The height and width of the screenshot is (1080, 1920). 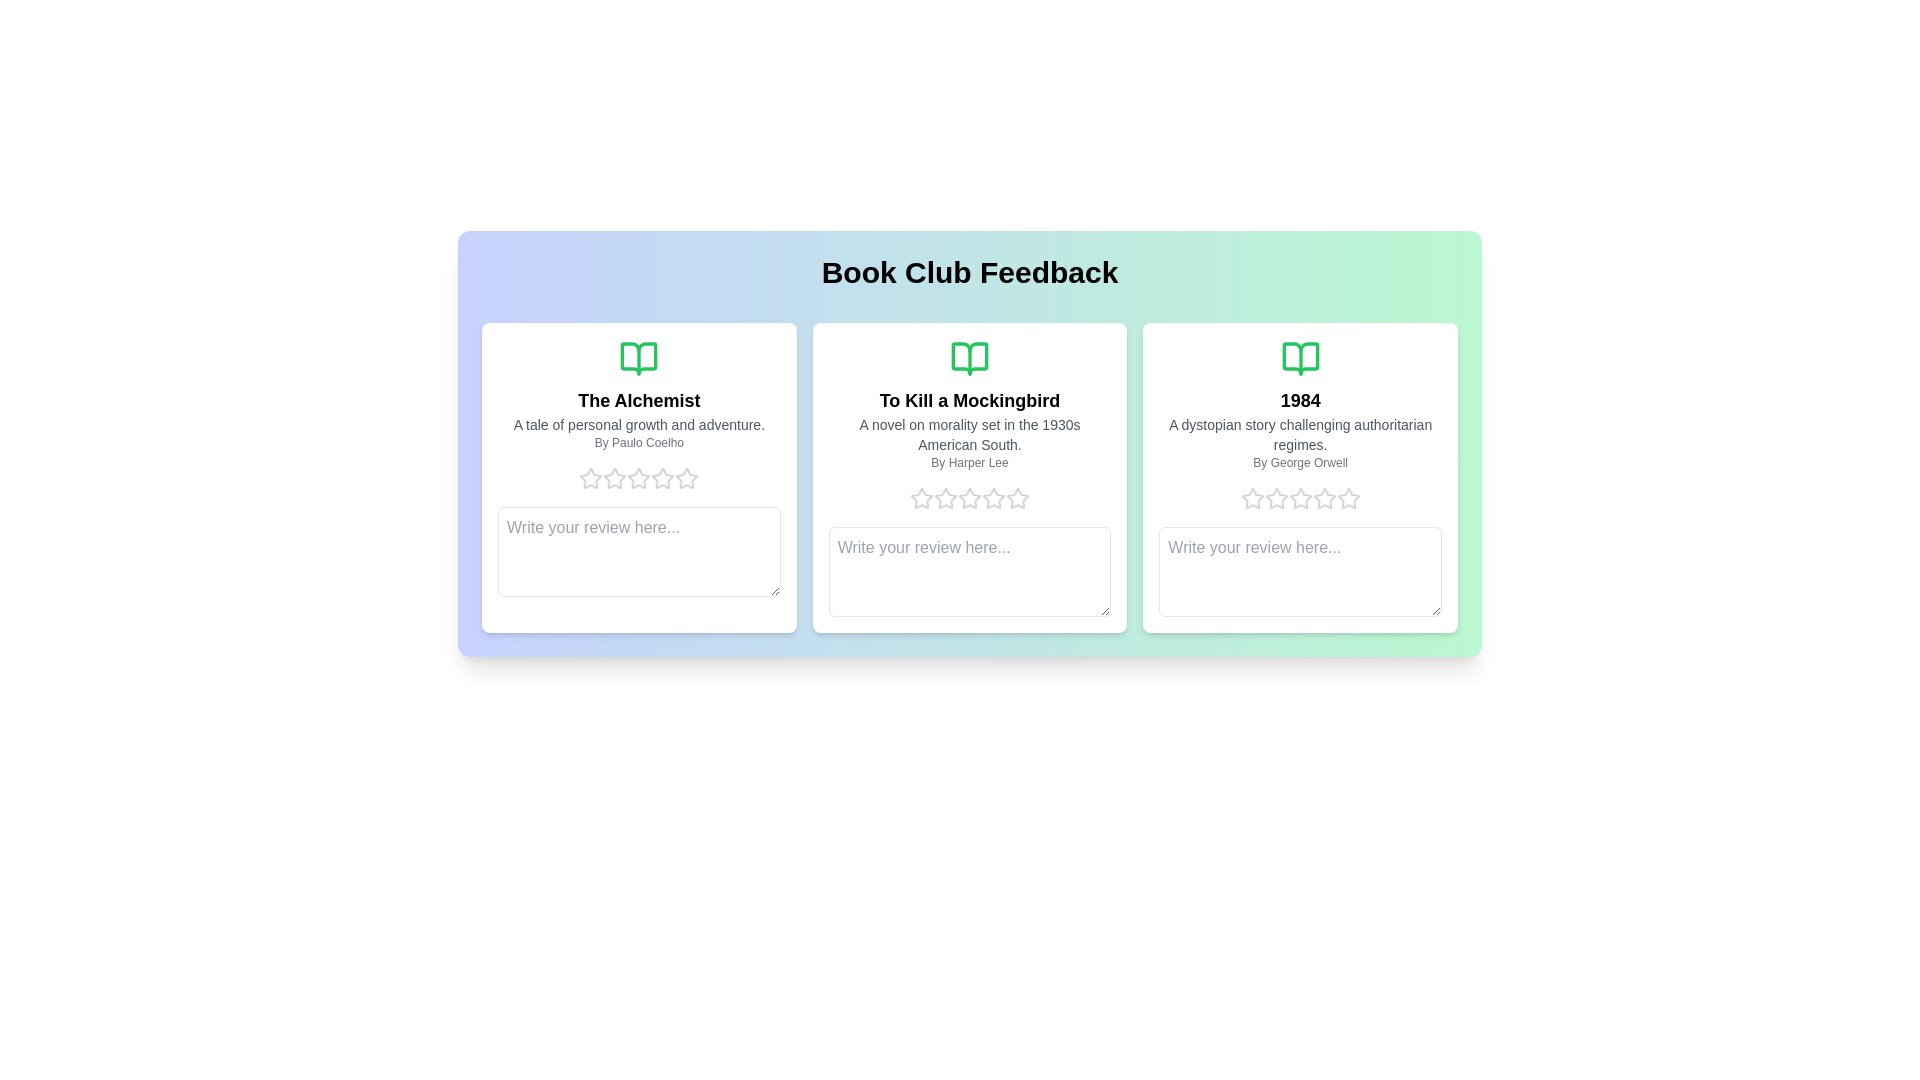 I want to click on the second star rating icon for 'To Kill a Mockingbird', so click(x=920, y=497).